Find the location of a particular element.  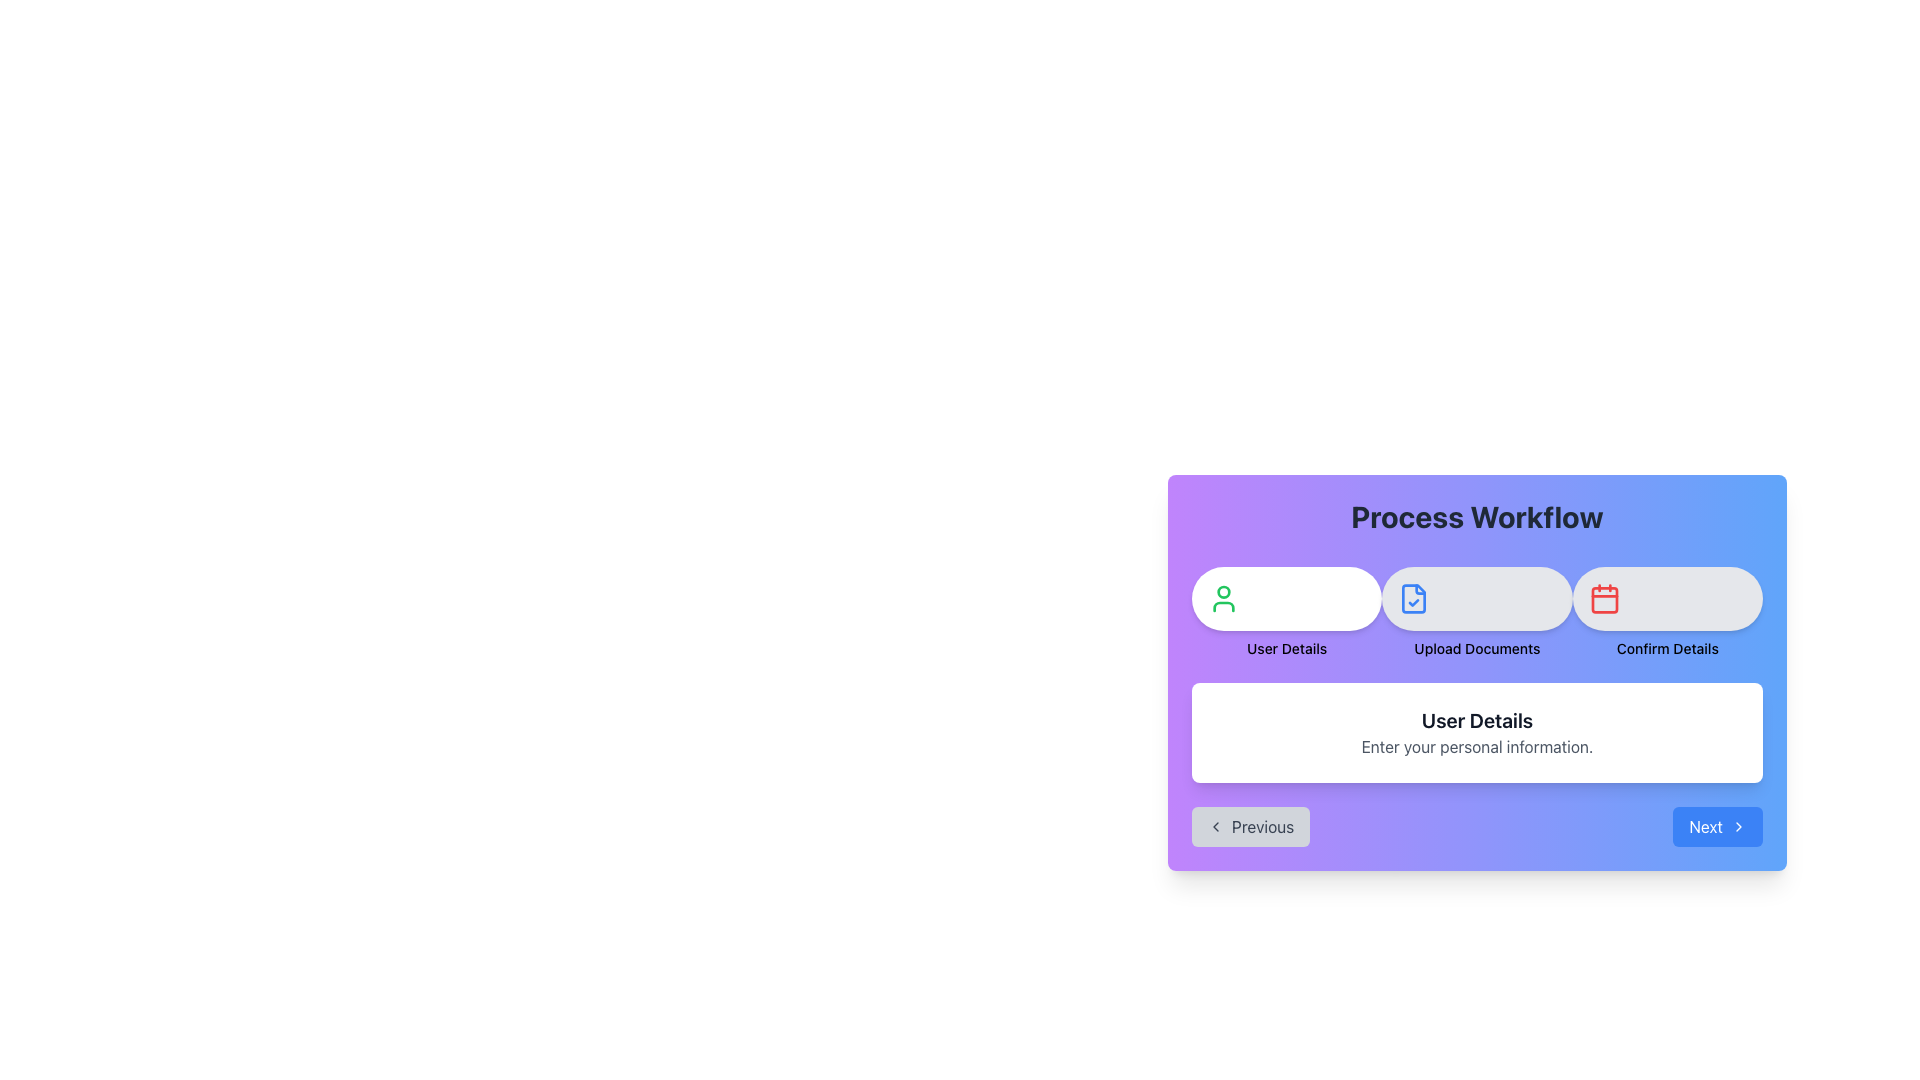

the 'Next' button icon located in the lower-right corner of the interface is located at coordinates (1737, 826).